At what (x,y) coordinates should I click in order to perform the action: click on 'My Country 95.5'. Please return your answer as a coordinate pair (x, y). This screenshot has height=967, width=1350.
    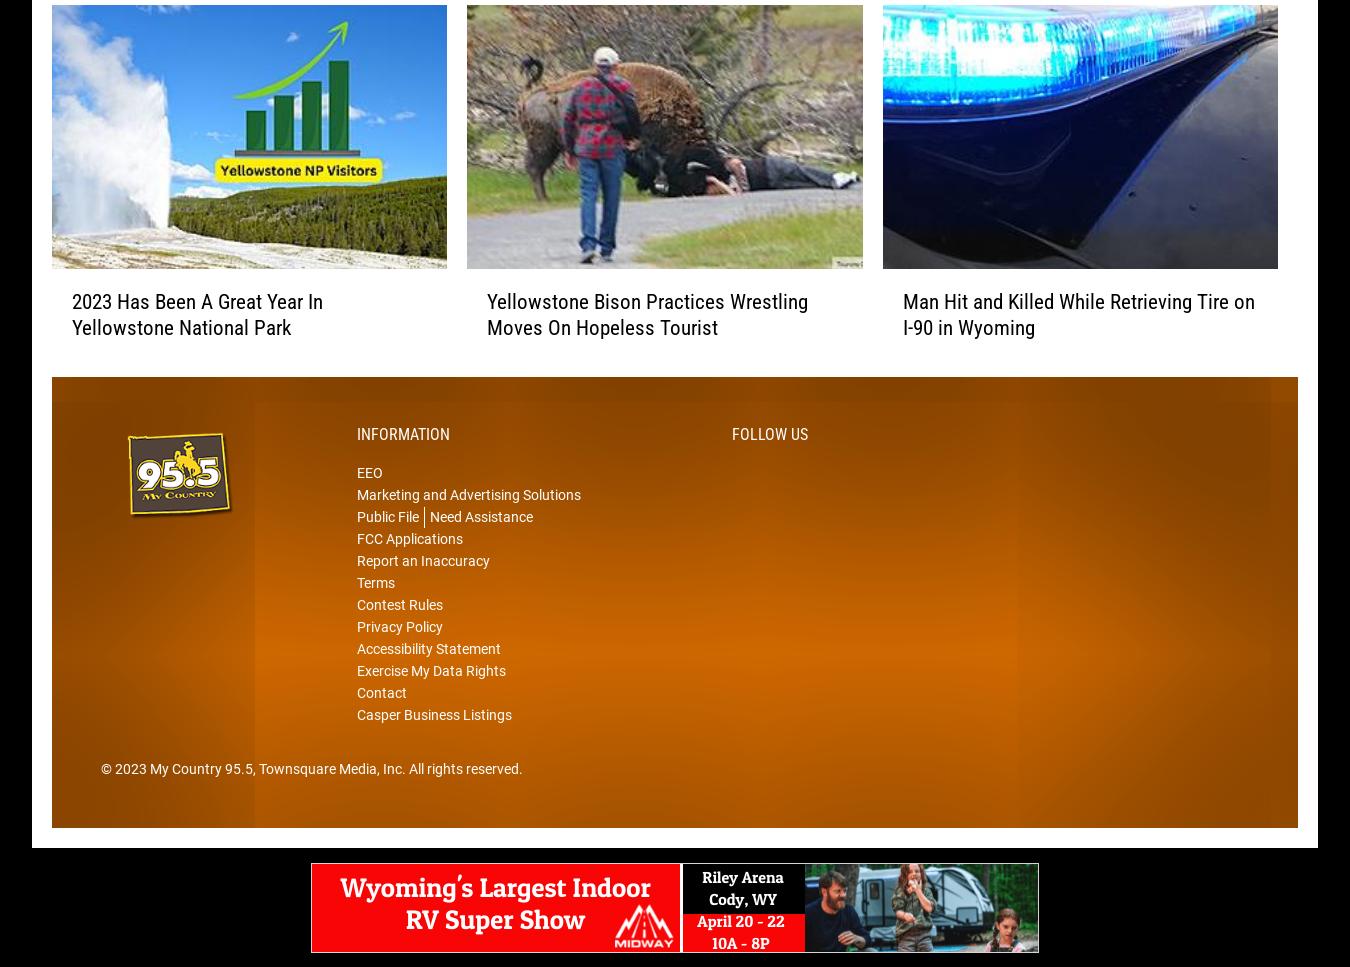
    Looking at the image, I should click on (201, 798).